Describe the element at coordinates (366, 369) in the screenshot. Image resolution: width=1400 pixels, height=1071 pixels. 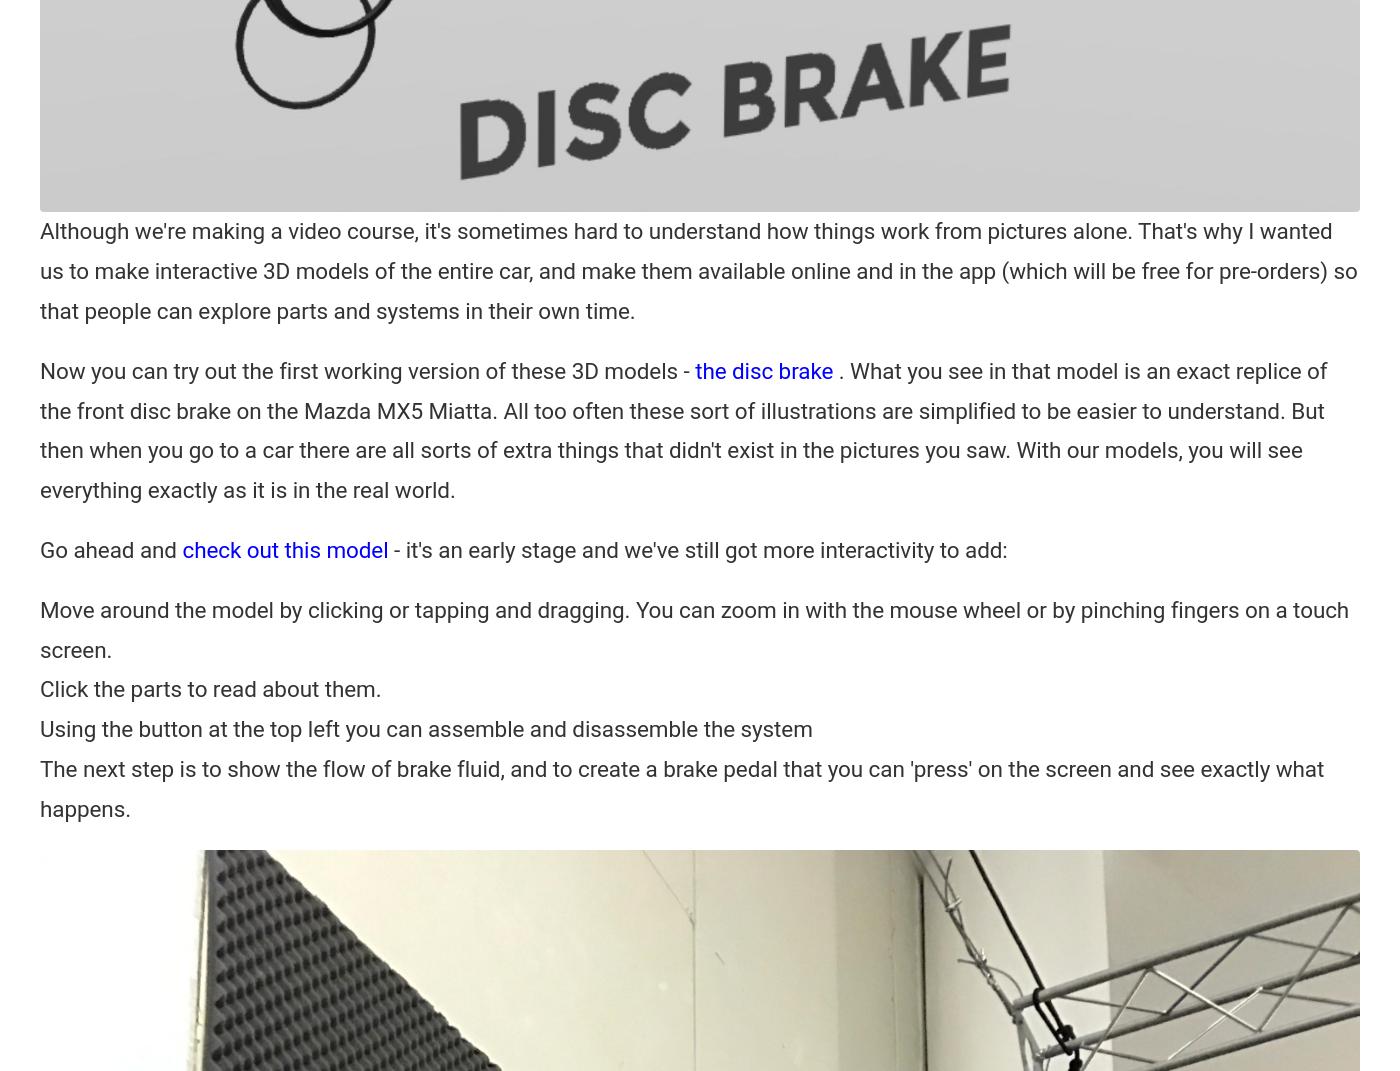
I see `'Now you can try out the first working version of these 3D models -'` at that location.